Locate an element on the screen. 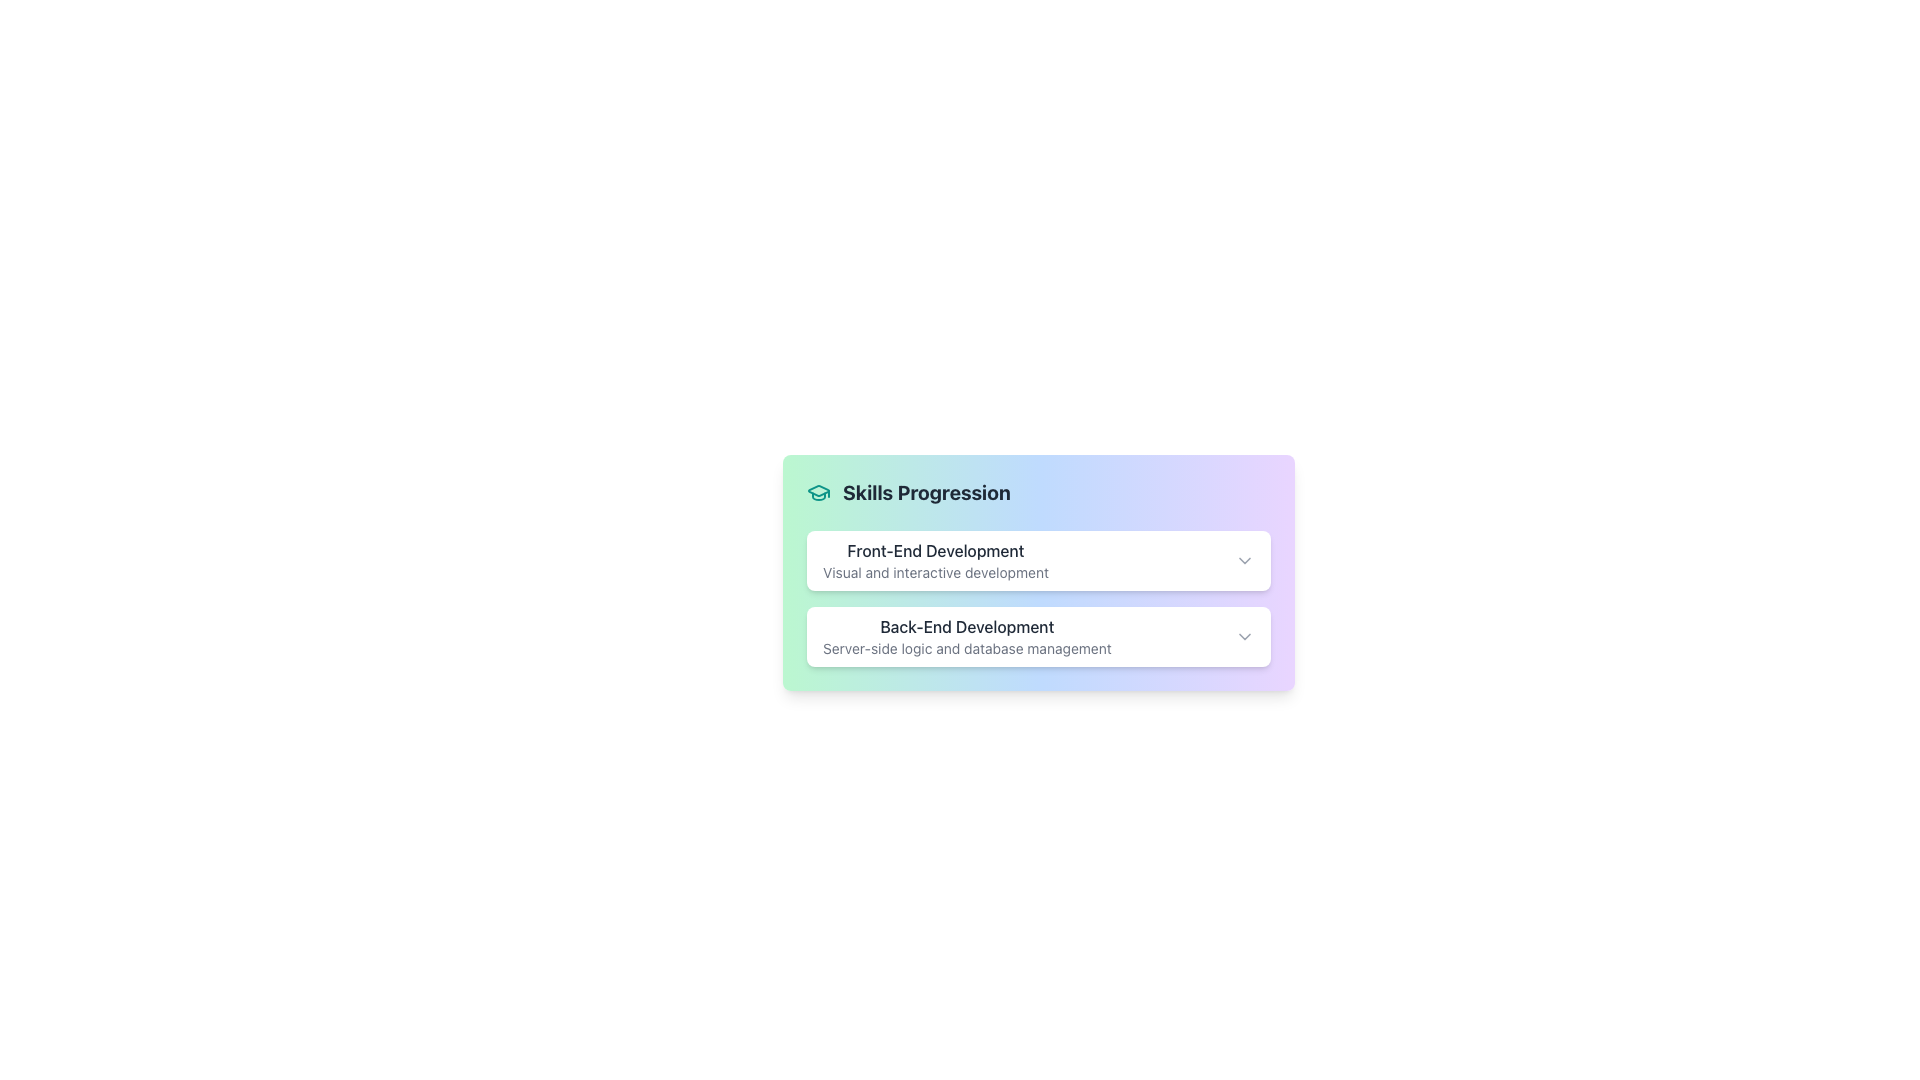 The height and width of the screenshot is (1080, 1920). textual content of the second item in the 'Skills Progression' section of the Collapsible List Item, which includes a bold header and supplementary description text is located at coordinates (1038, 597).